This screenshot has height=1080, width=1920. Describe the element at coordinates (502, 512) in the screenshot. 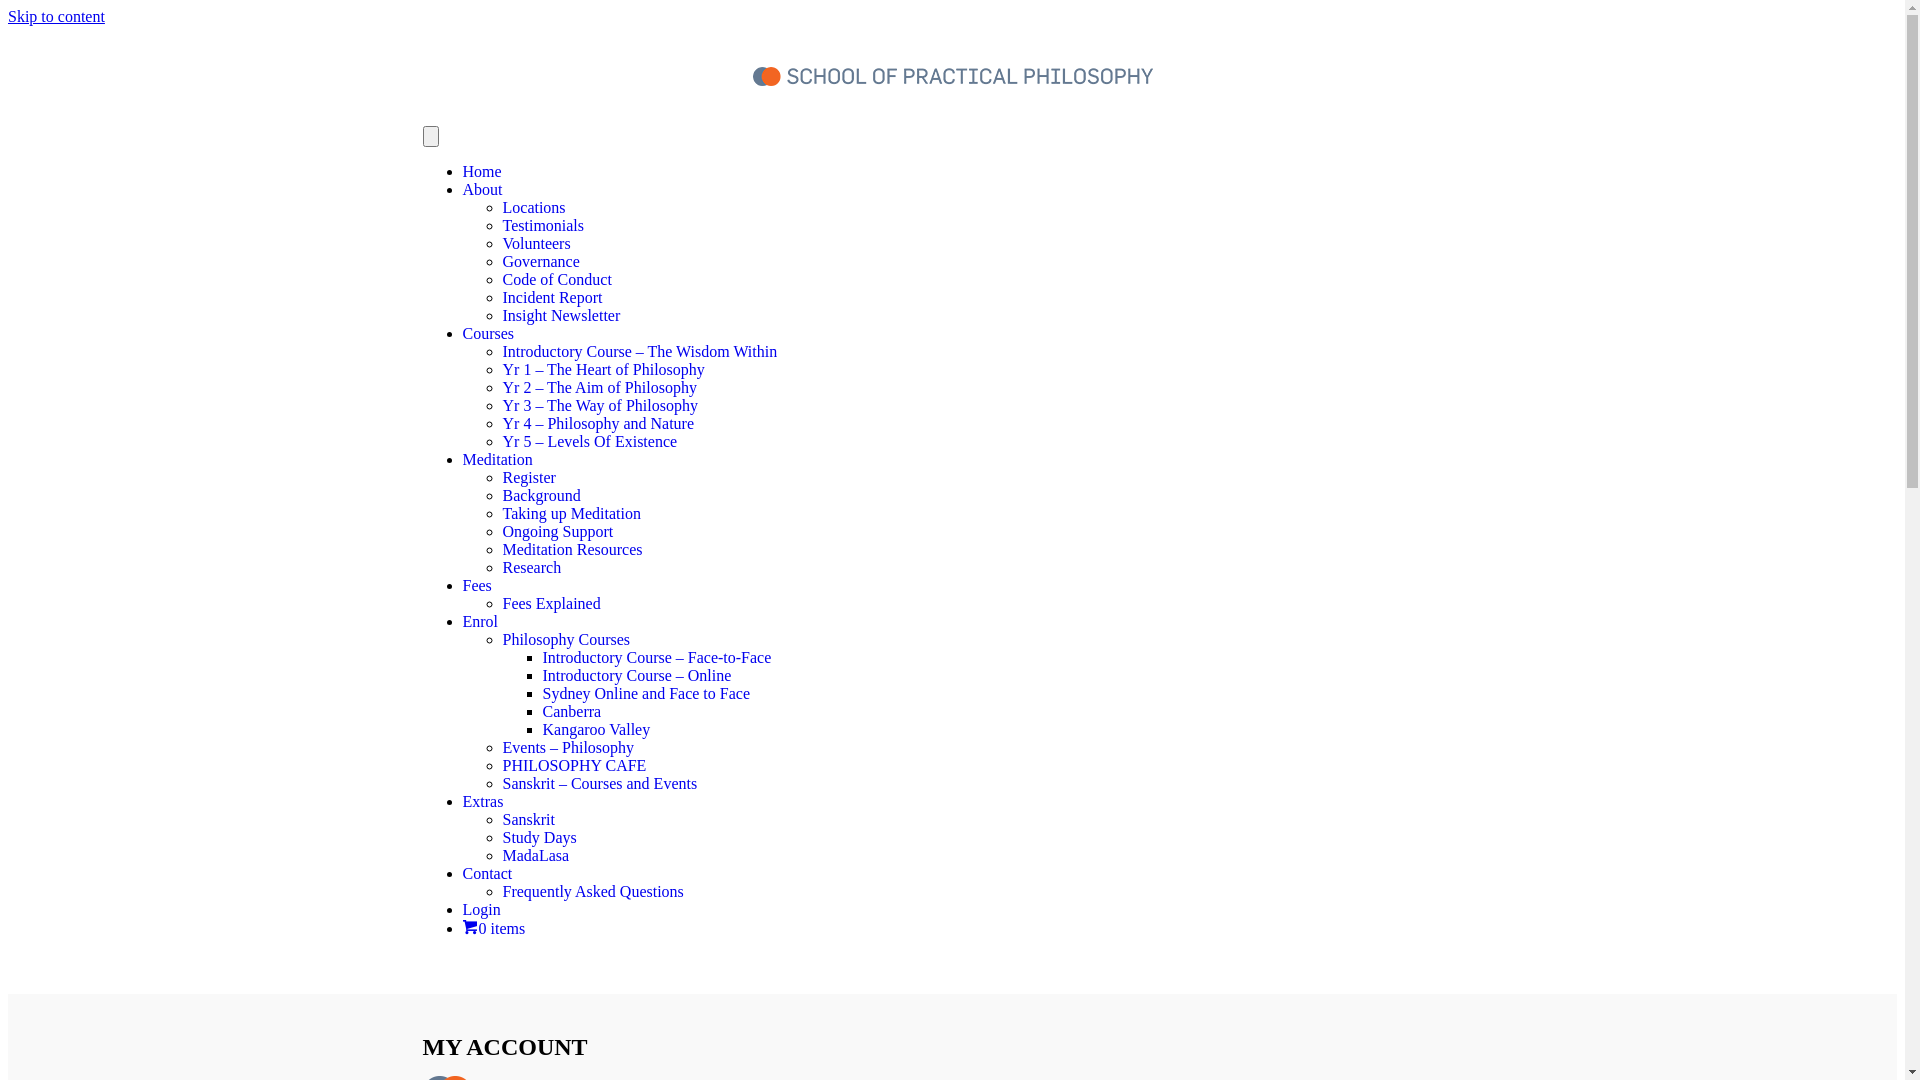

I see `'Taking up Meditation'` at that location.